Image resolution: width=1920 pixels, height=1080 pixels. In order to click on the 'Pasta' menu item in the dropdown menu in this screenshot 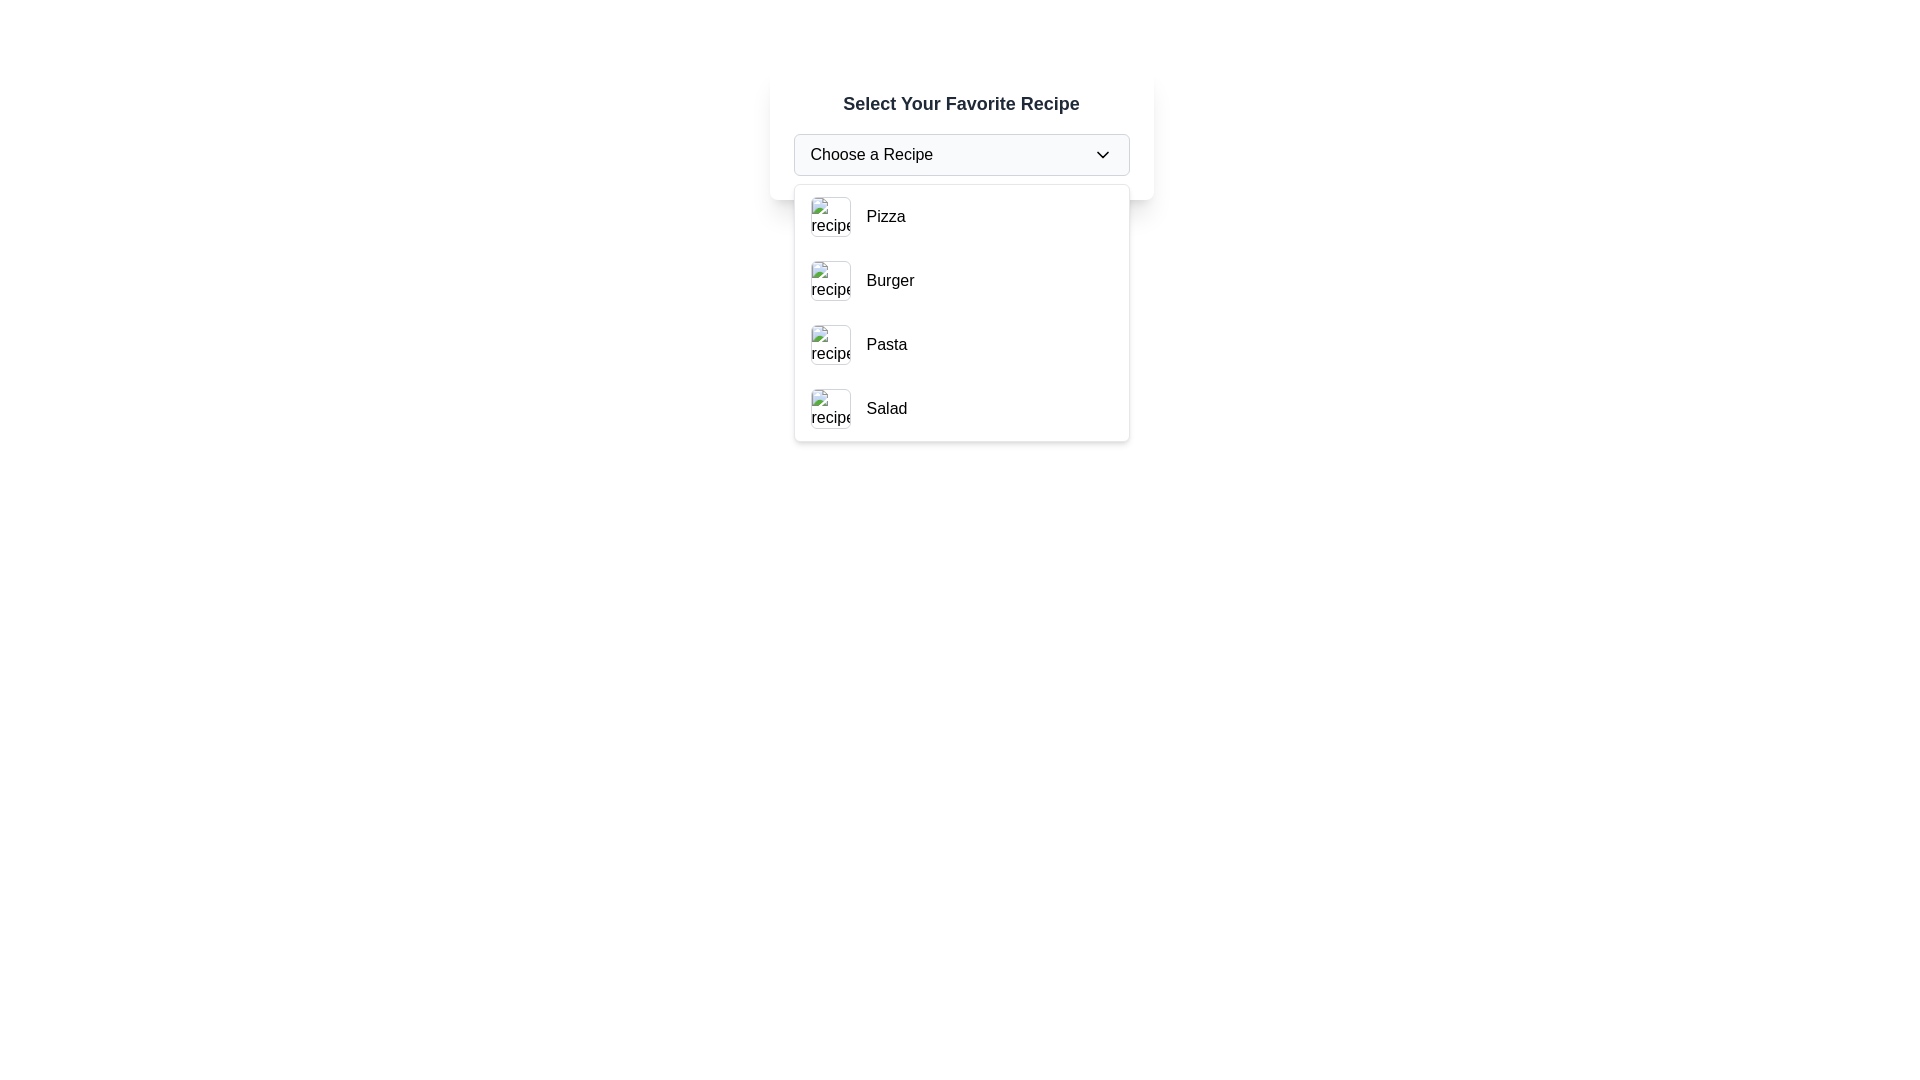, I will do `click(961, 343)`.